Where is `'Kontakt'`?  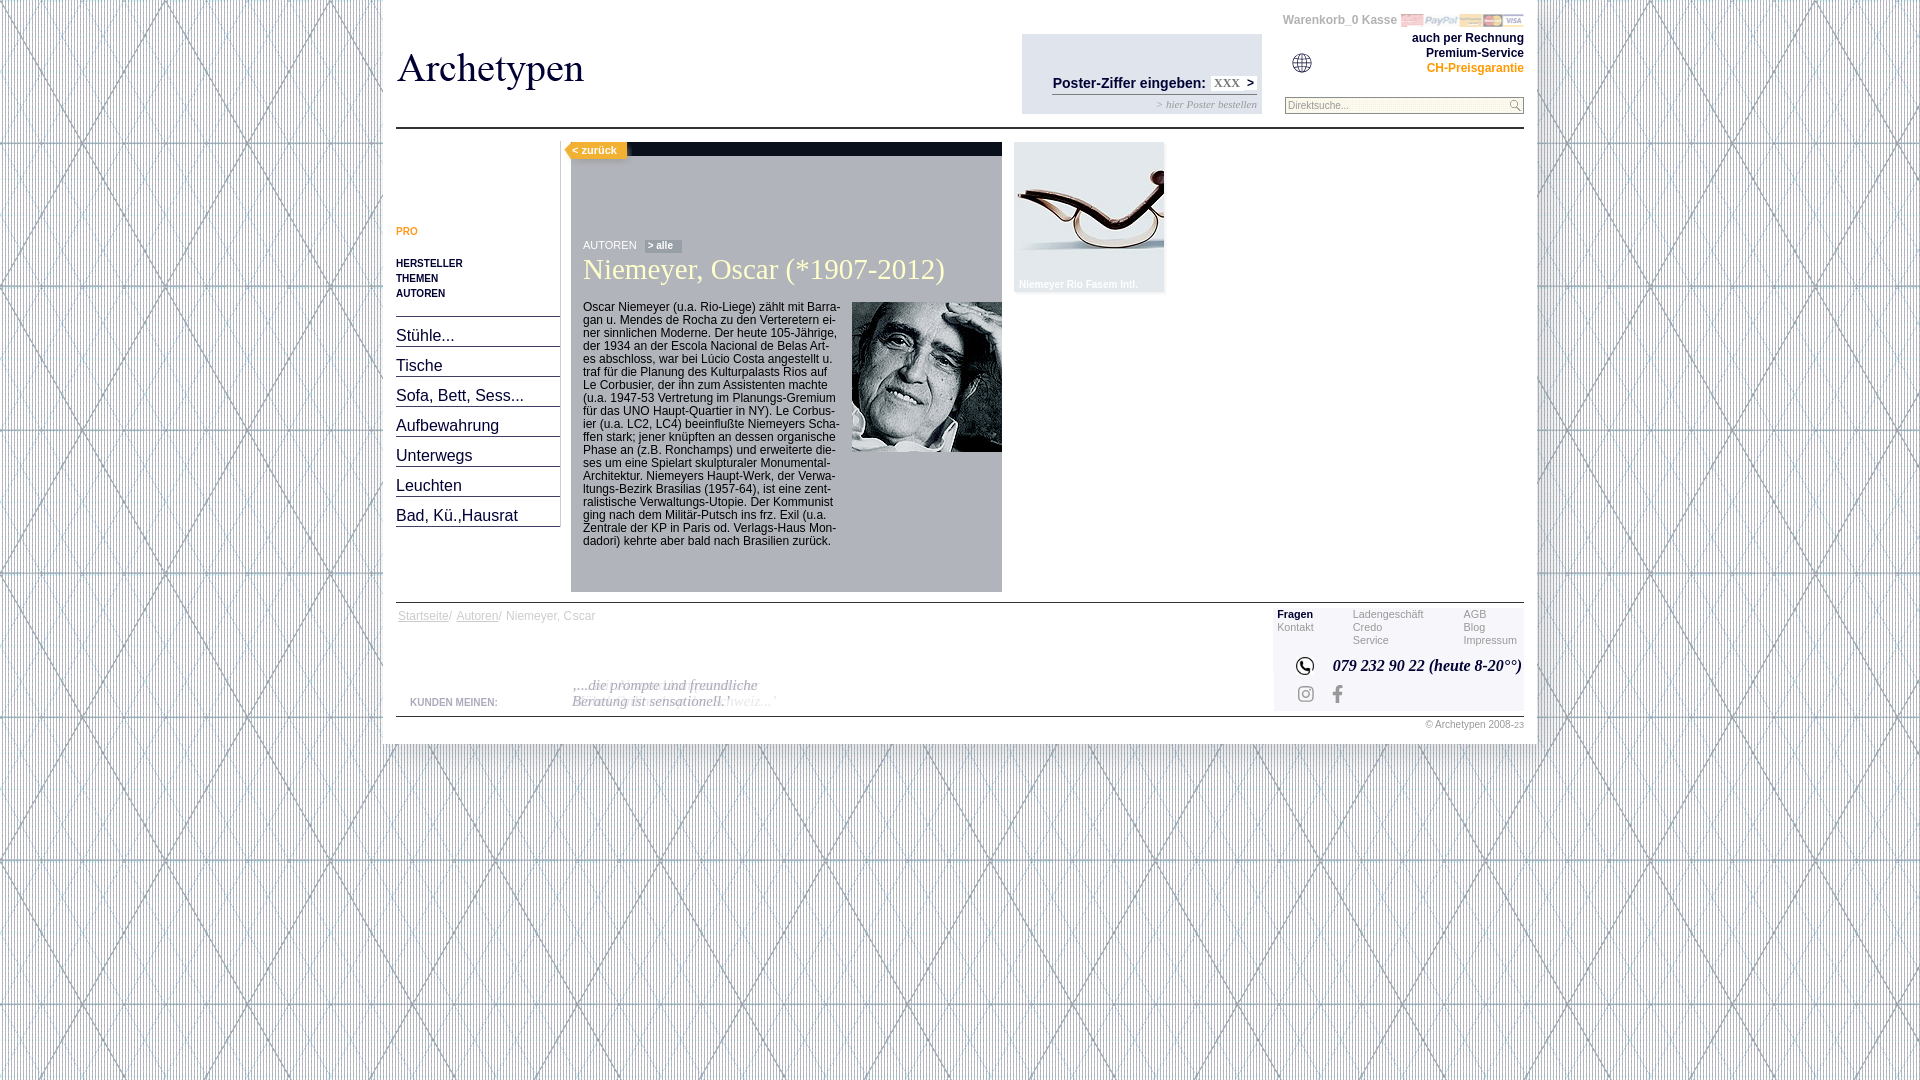
'Kontakt' is located at coordinates (1275, 626).